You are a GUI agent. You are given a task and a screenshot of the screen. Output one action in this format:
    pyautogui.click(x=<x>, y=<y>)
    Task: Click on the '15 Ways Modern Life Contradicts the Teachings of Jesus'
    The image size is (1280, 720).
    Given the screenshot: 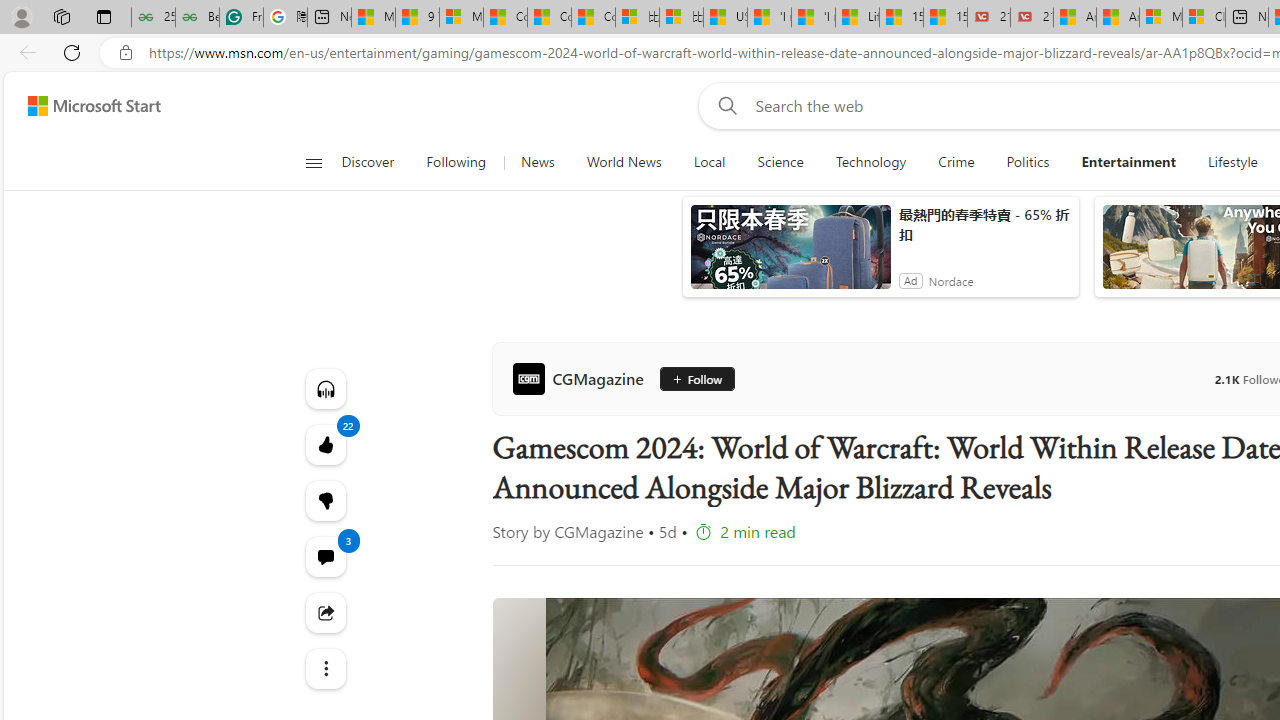 What is the action you would take?
    pyautogui.click(x=944, y=17)
    